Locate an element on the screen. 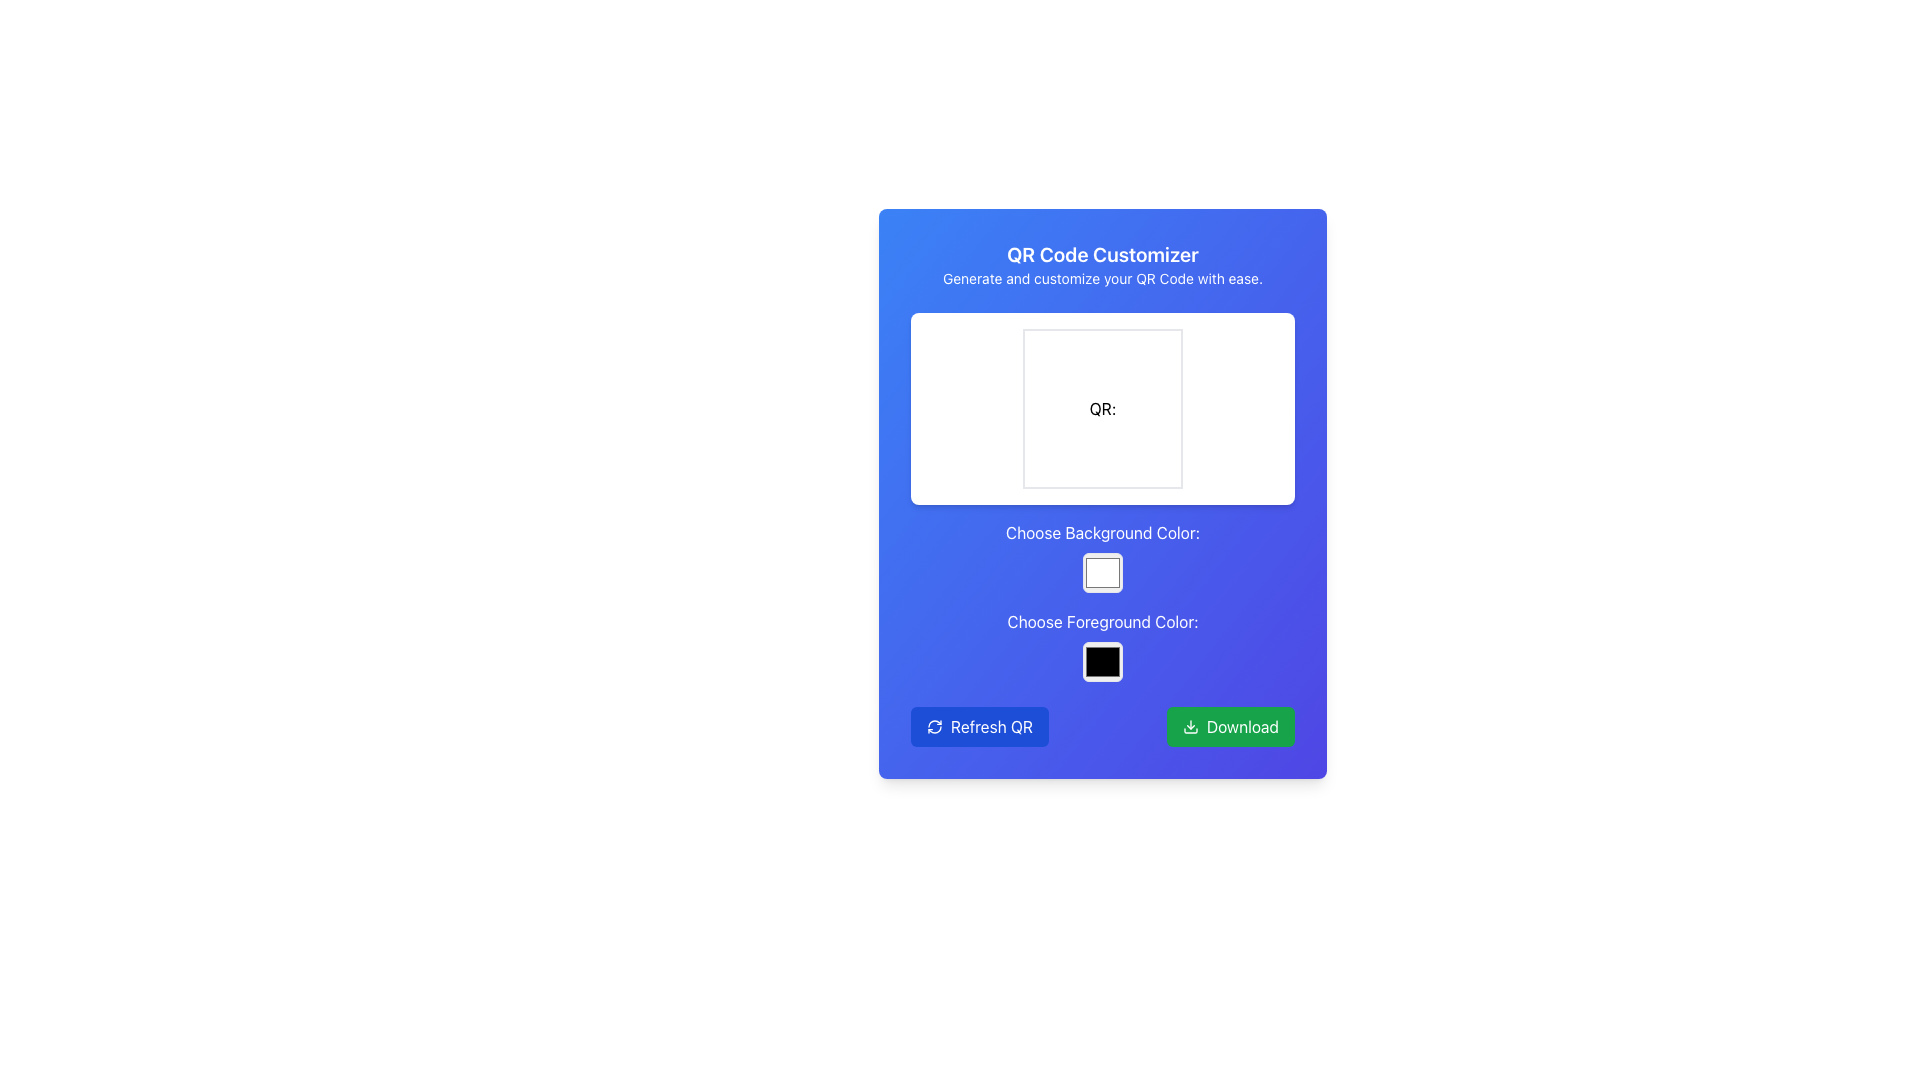  text displayed in the text label that says 'Choose Background Color:', which is centrally positioned above the color selection box is located at coordinates (1102, 531).